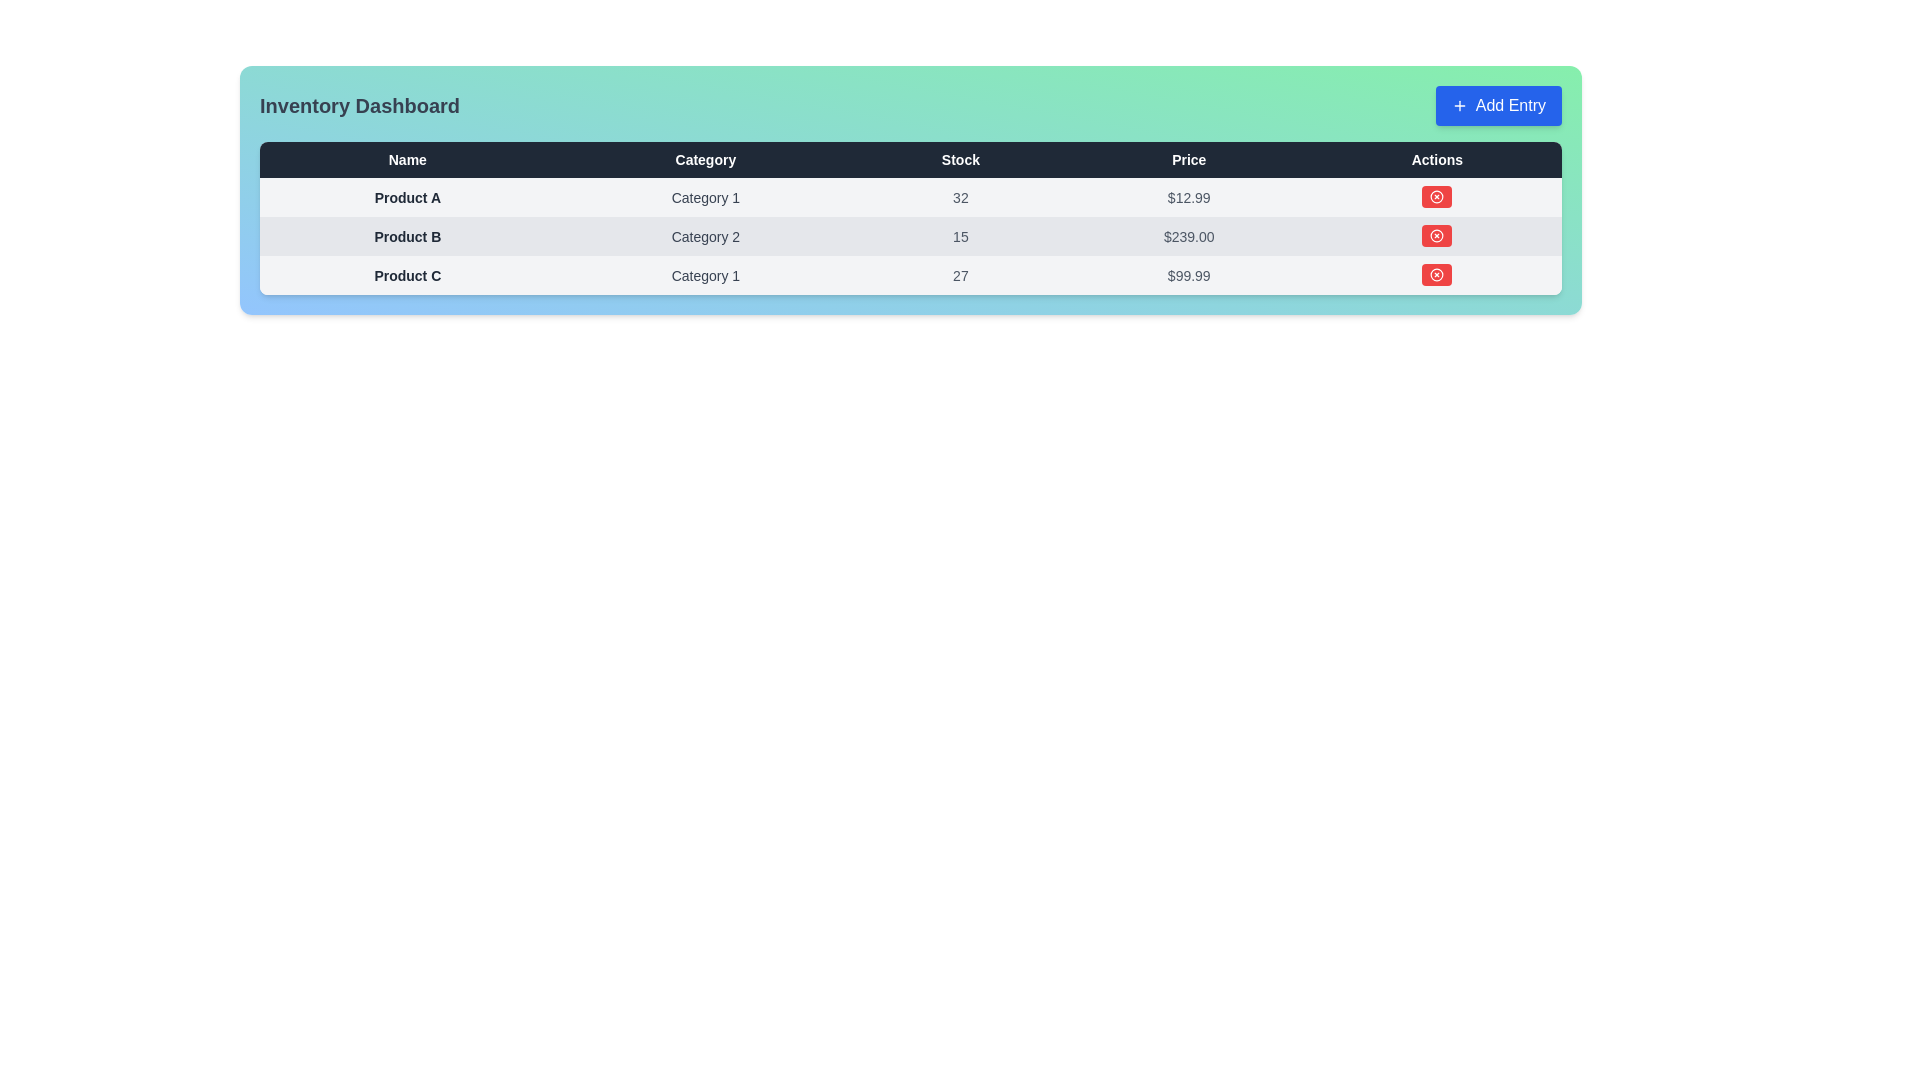 The image size is (1920, 1080). Describe the element at coordinates (1436, 235) in the screenshot. I see `the delete button with a red 'X' icon in the 'Actions' column for 'Product B' priced at '$239.00'` at that location.